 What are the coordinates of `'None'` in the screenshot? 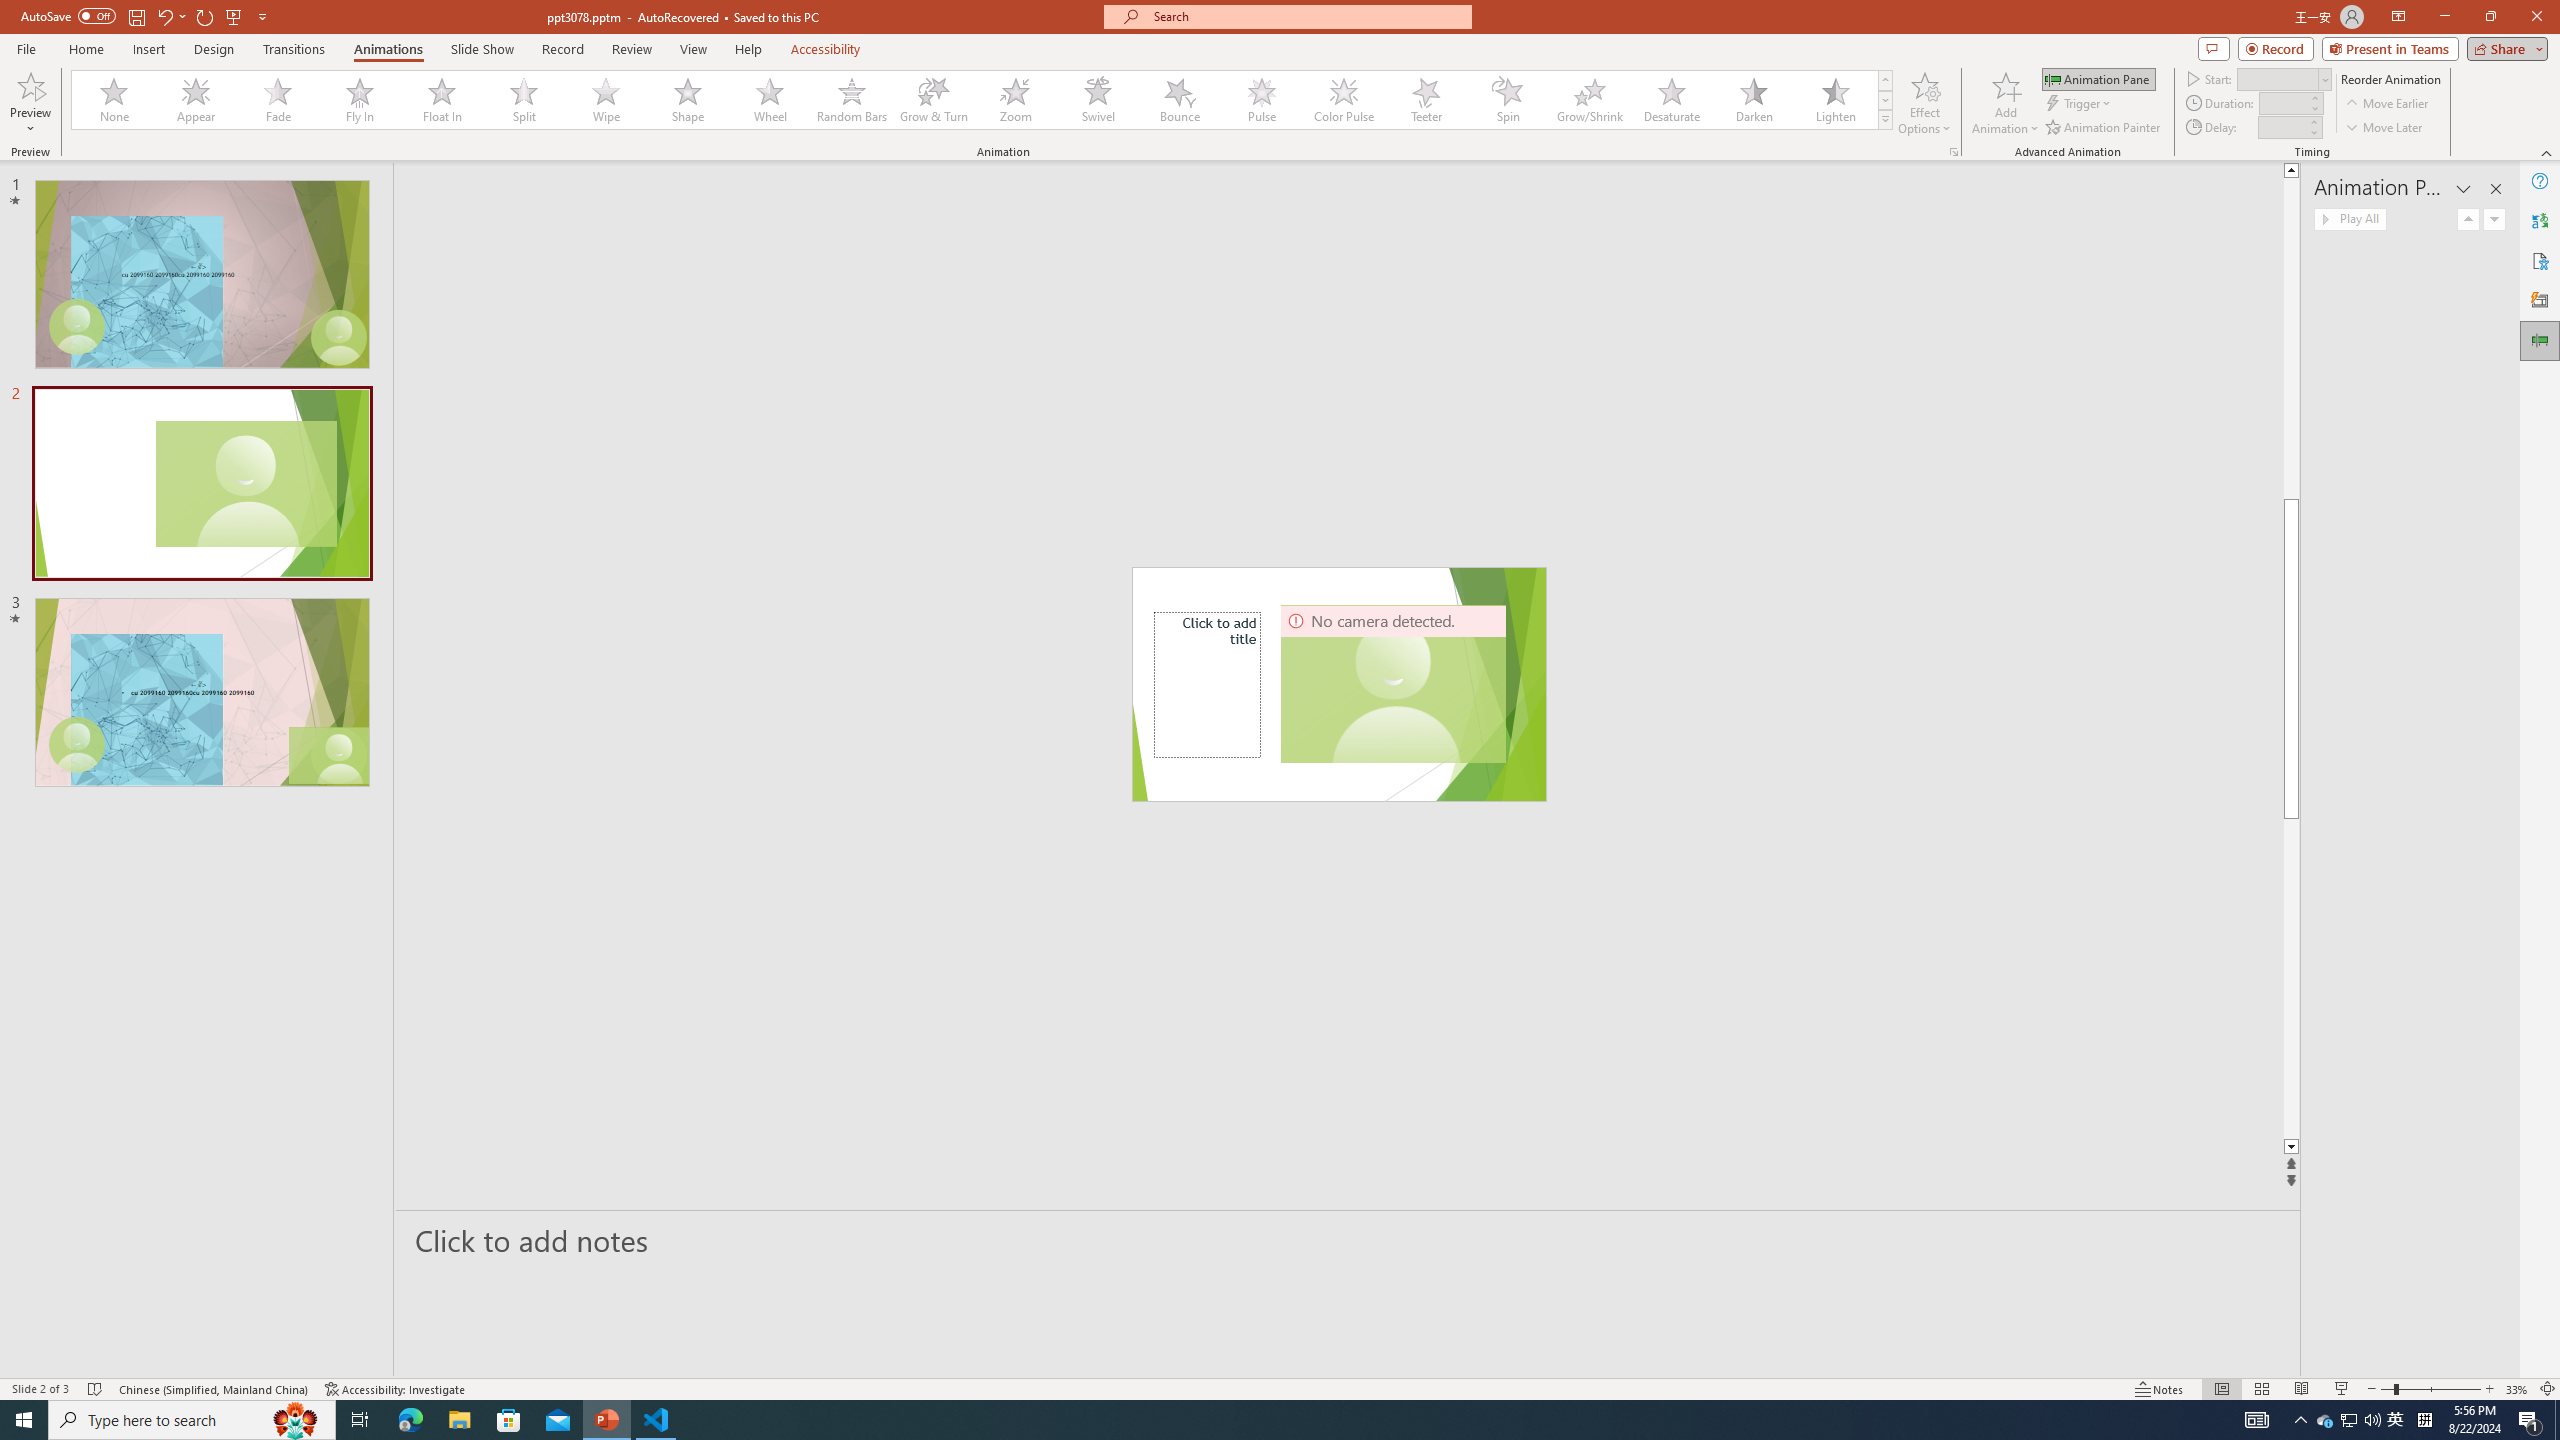 It's located at (114, 99).